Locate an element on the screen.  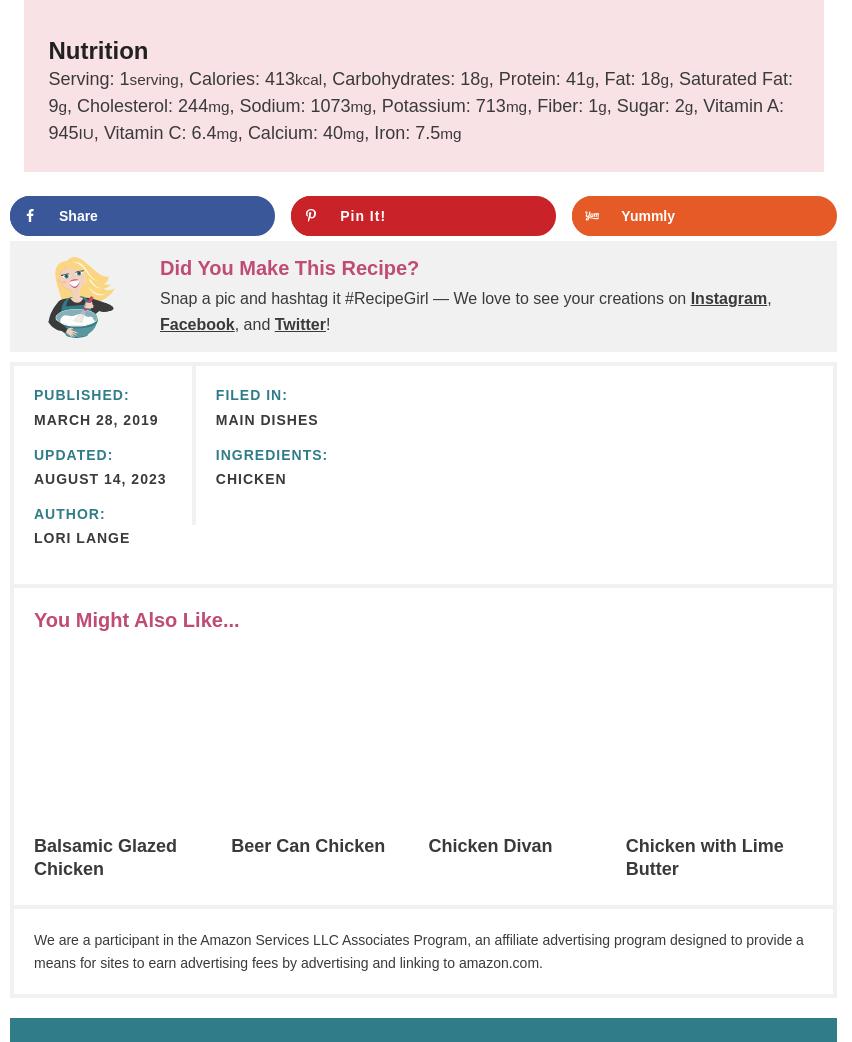
'Potassium:' is located at coordinates (426, 105).